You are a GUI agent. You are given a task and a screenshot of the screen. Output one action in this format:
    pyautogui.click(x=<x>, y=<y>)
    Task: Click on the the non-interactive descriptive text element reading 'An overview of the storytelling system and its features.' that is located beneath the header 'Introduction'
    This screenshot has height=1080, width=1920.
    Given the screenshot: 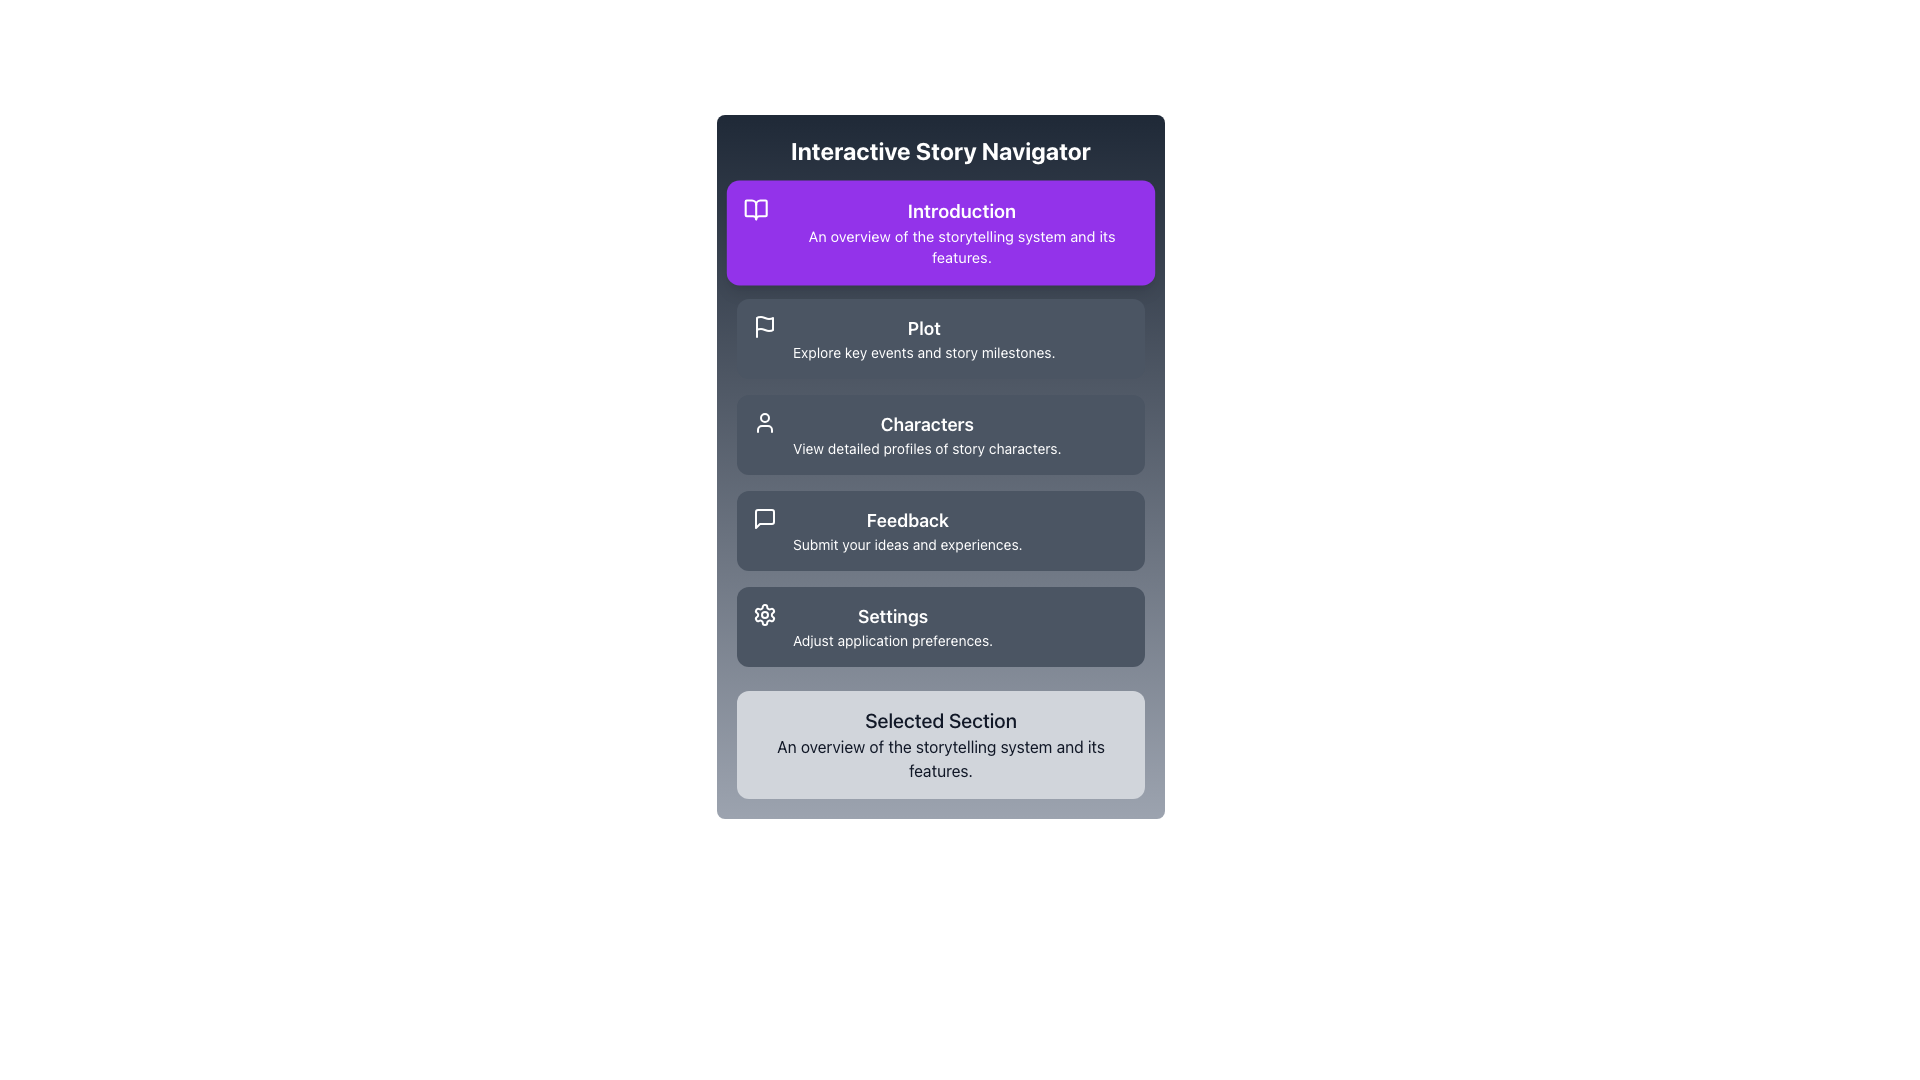 What is the action you would take?
    pyautogui.click(x=961, y=246)
    